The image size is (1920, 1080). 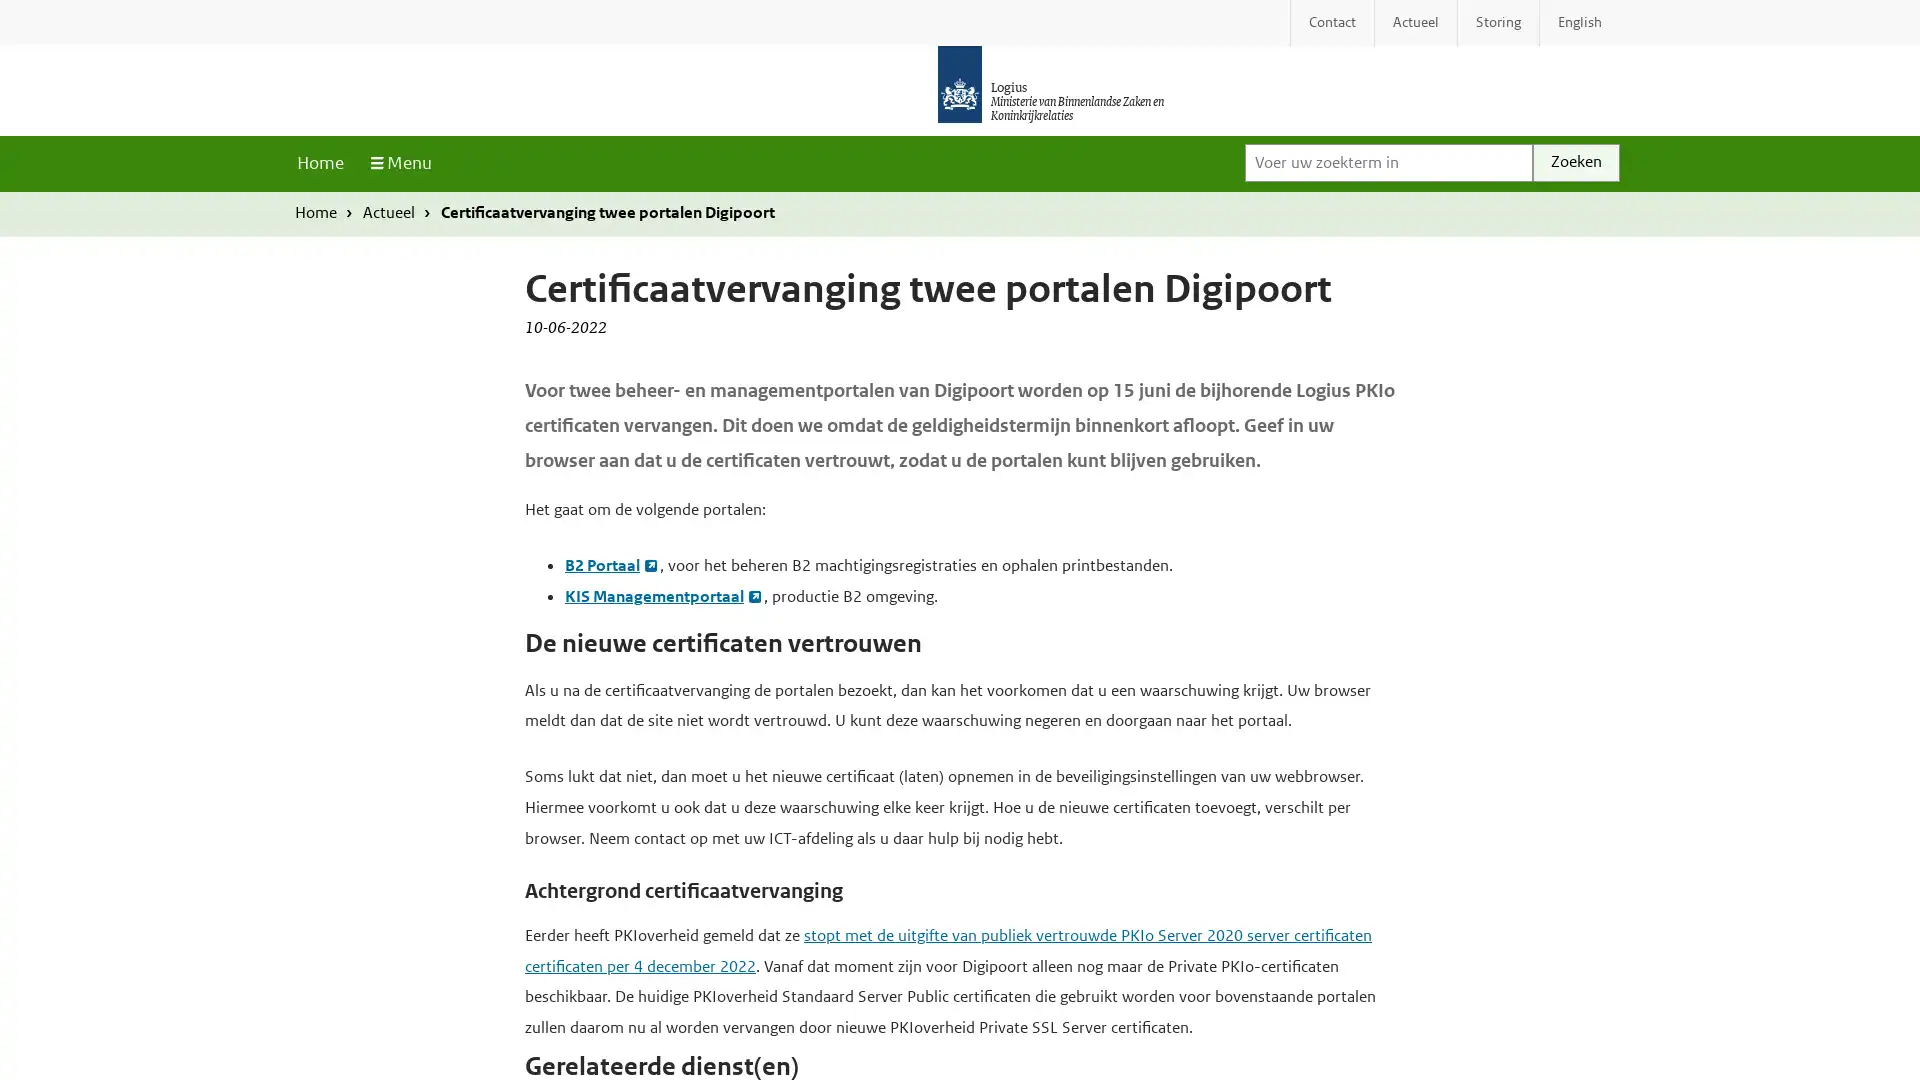 What do you see at coordinates (1575, 161) in the screenshot?
I see `Zoeken` at bounding box center [1575, 161].